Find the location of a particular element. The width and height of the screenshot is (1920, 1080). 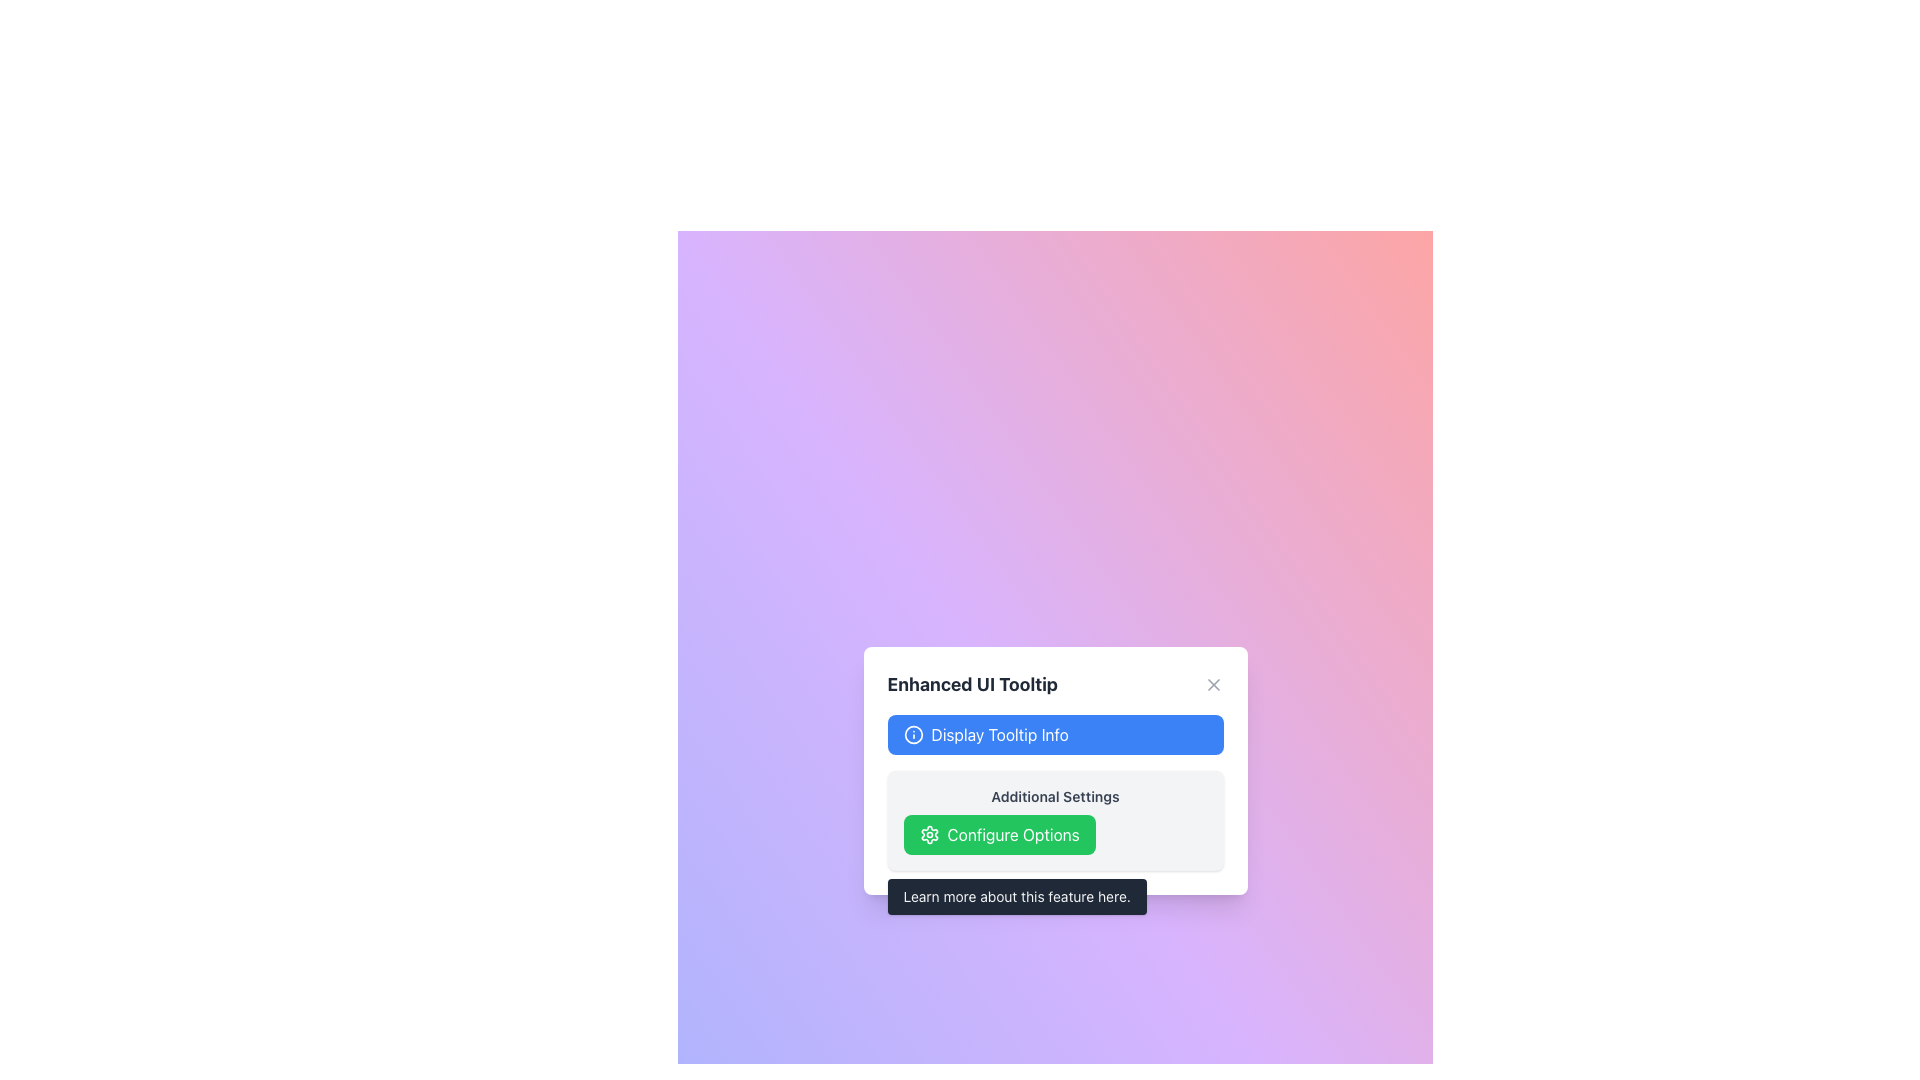

the circular icon with a hollow center and blue fill, located in the tooltip window near the text label 'Display Tooltip Info' is located at coordinates (912, 735).